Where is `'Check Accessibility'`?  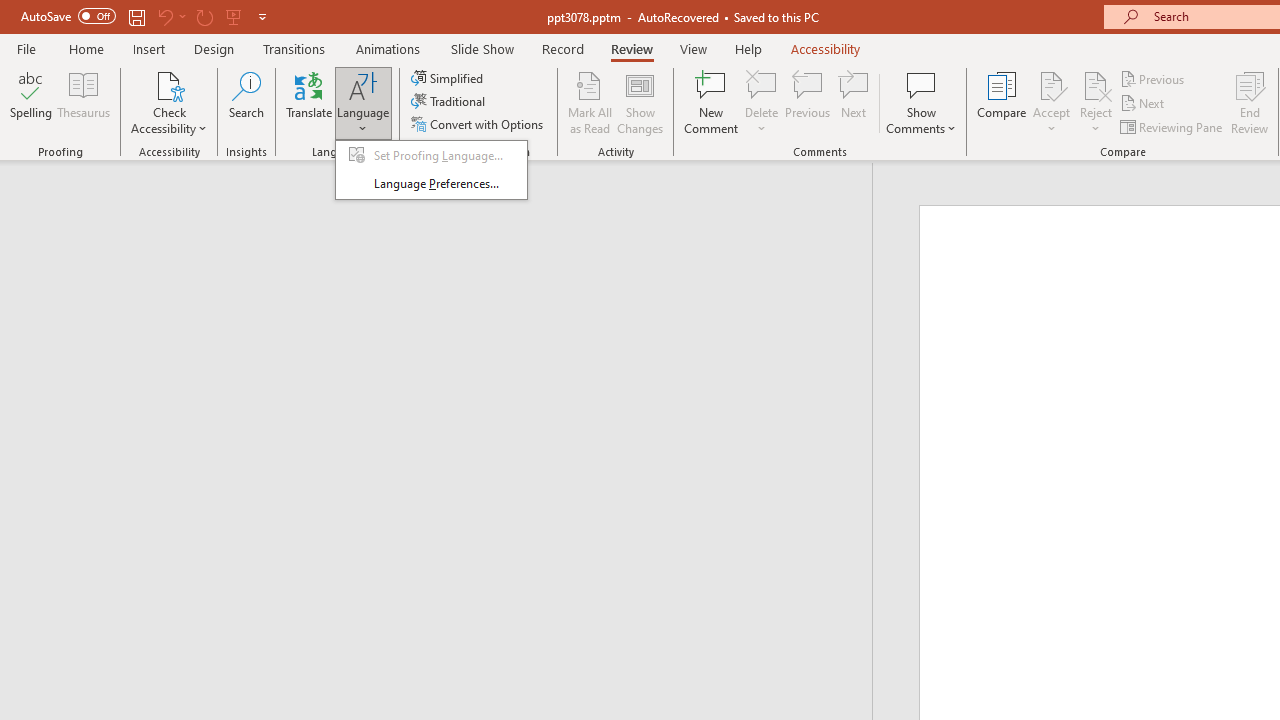
'Check Accessibility' is located at coordinates (169, 84).